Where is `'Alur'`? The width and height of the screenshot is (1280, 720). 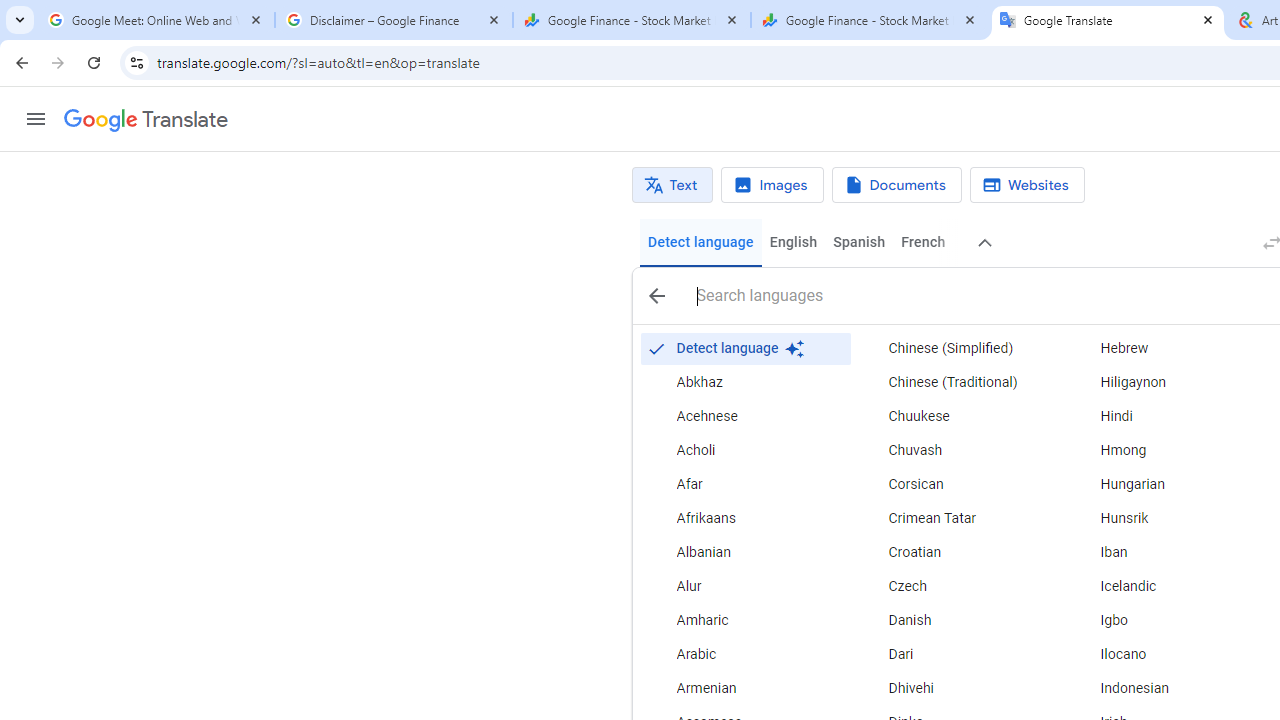
'Alur' is located at coordinates (744, 586).